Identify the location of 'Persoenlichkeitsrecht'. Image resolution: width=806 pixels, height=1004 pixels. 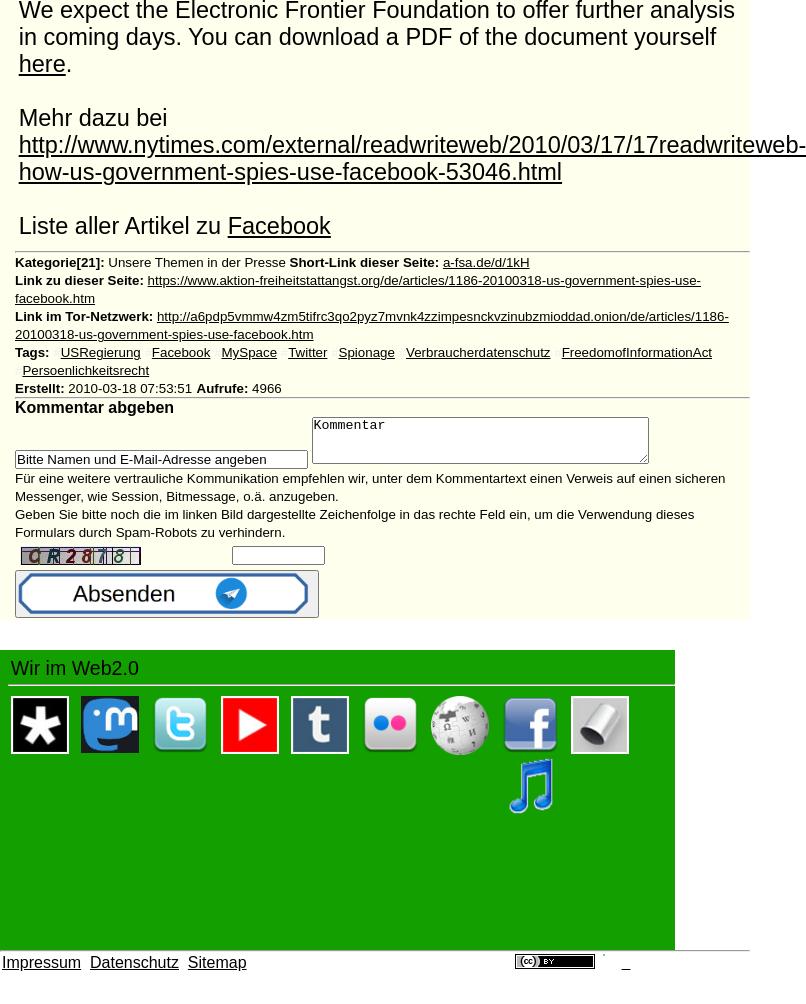
(84, 370).